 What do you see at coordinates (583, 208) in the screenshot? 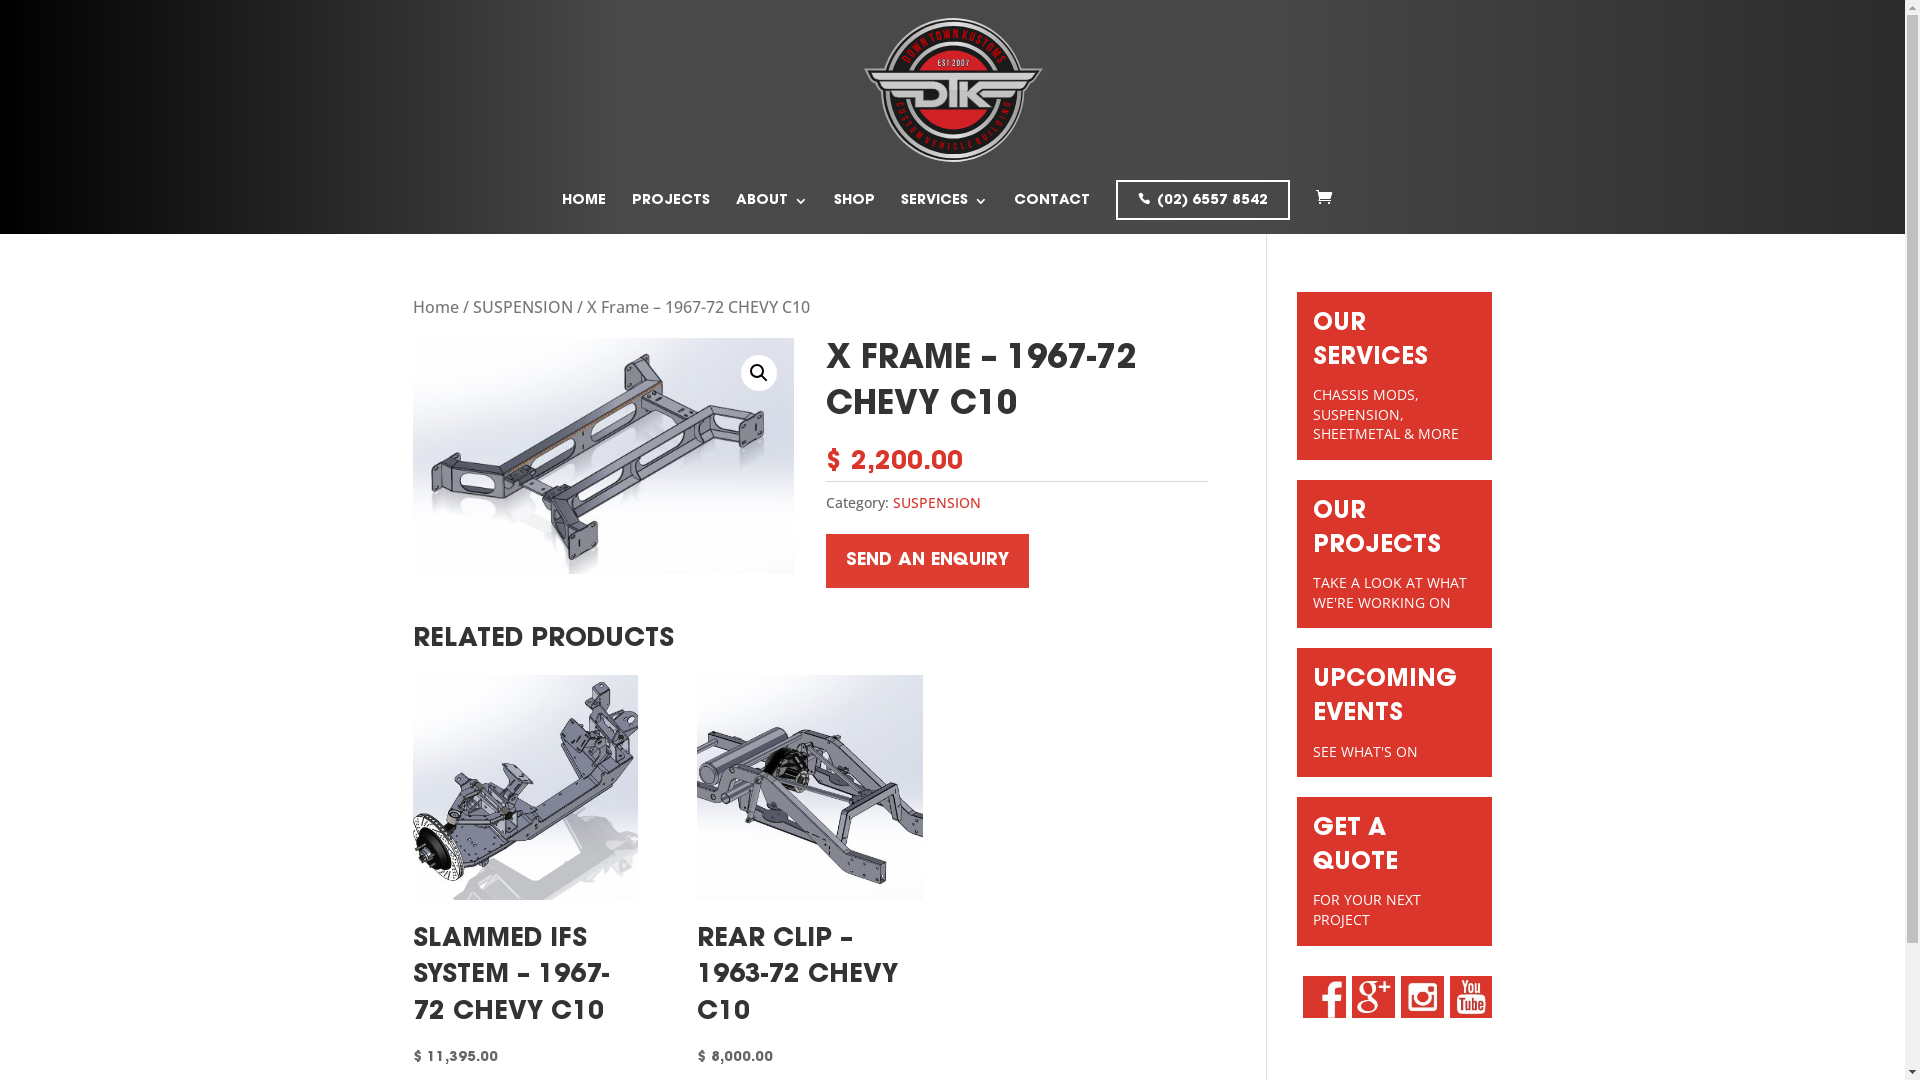
I see `'HOME'` at bounding box center [583, 208].